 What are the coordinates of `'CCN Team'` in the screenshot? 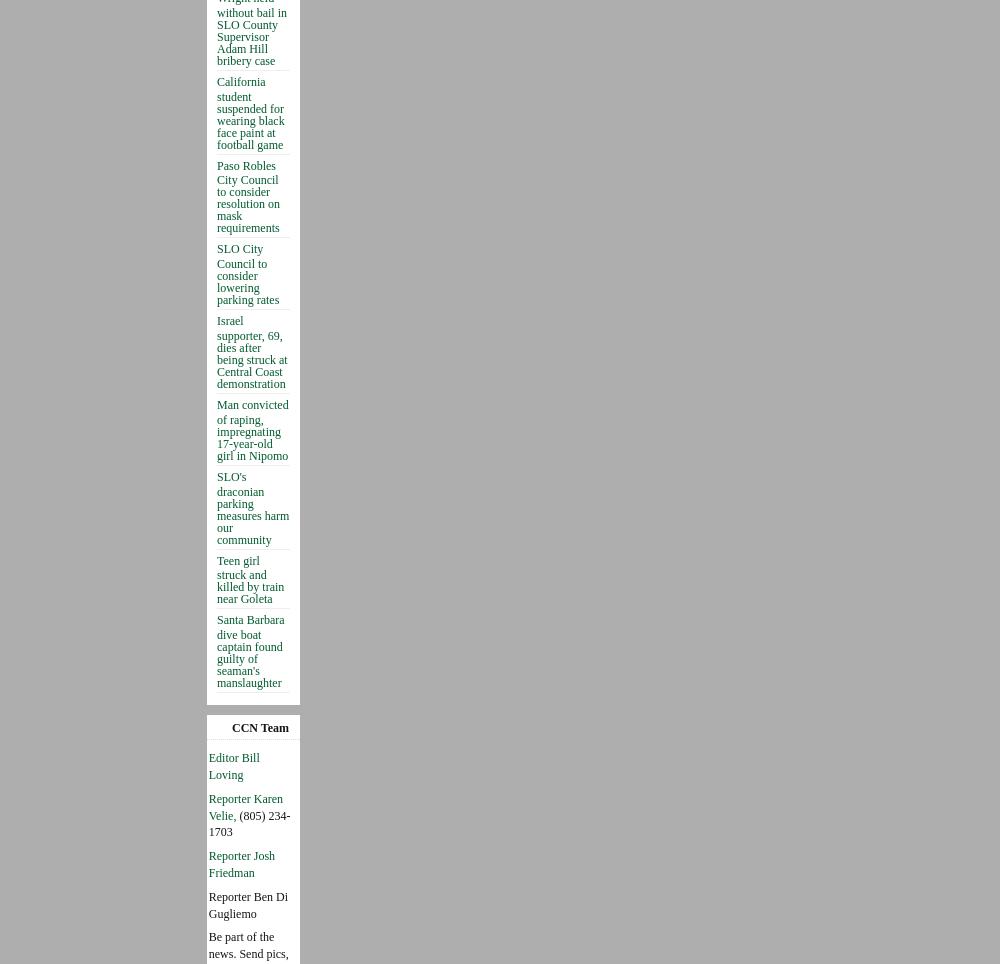 It's located at (231, 727).